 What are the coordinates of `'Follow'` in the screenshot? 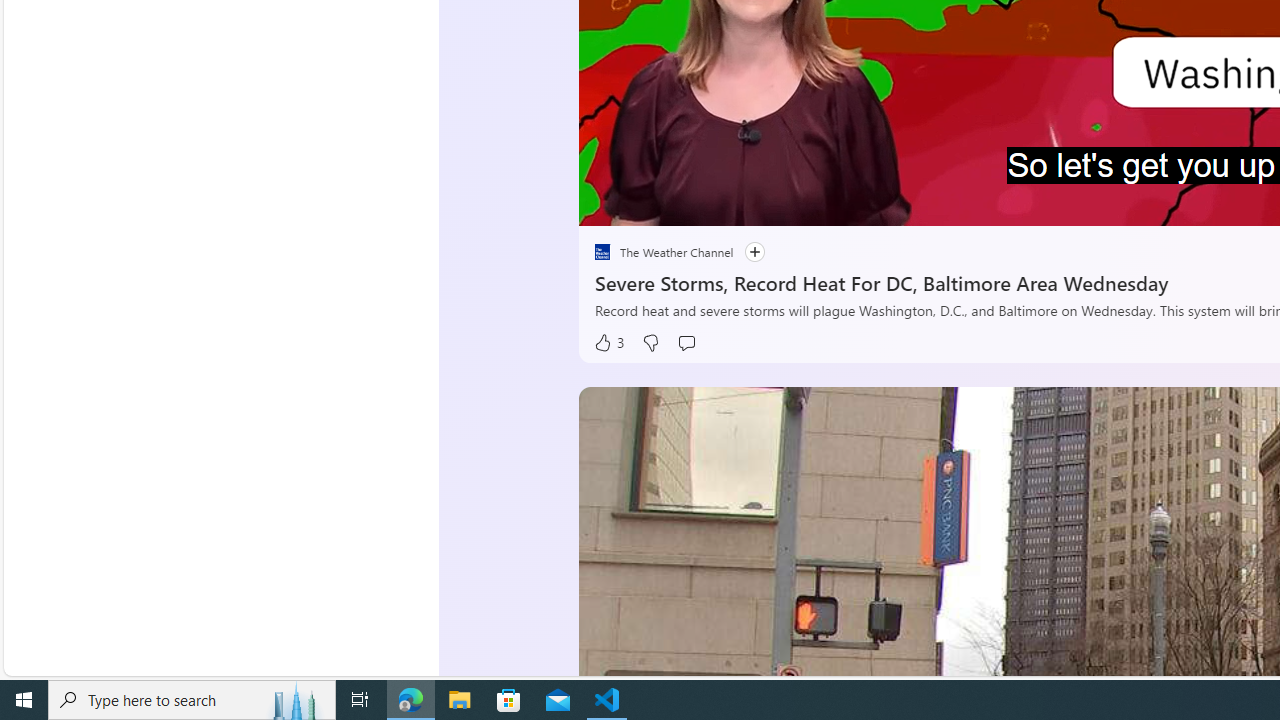 It's located at (743, 251).